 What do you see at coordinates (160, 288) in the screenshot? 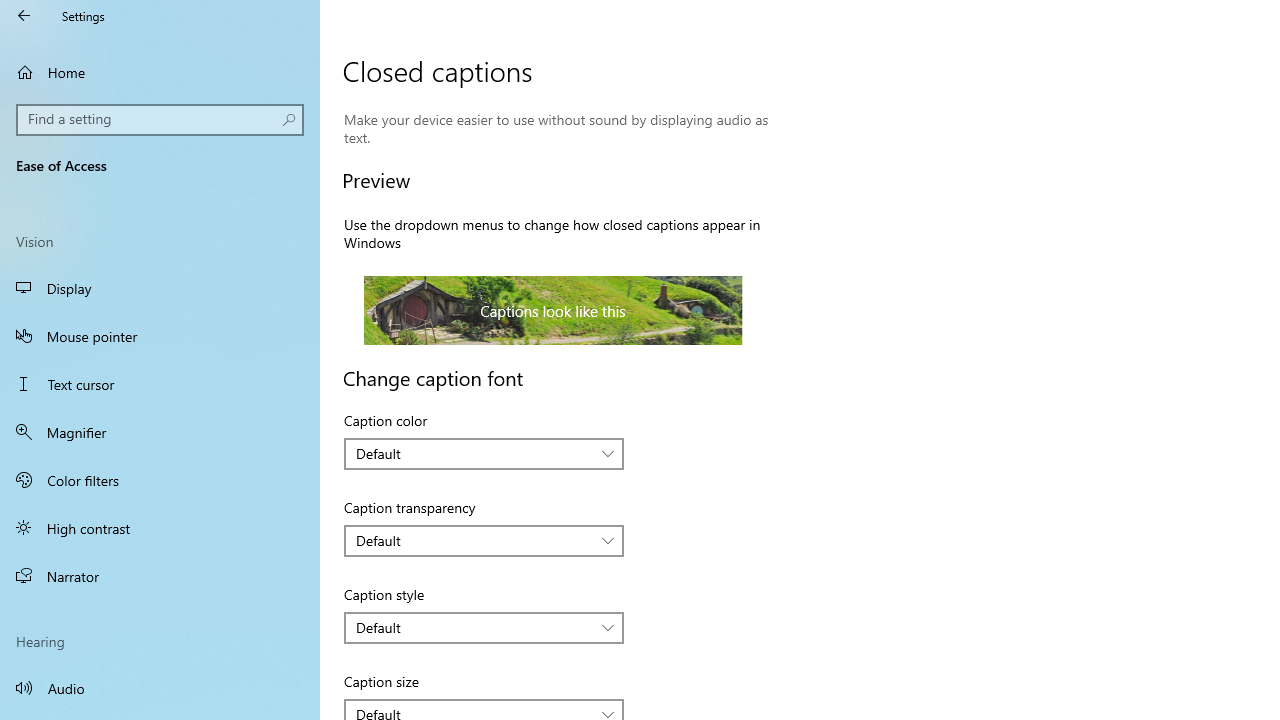
I see `'Display'` at bounding box center [160, 288].